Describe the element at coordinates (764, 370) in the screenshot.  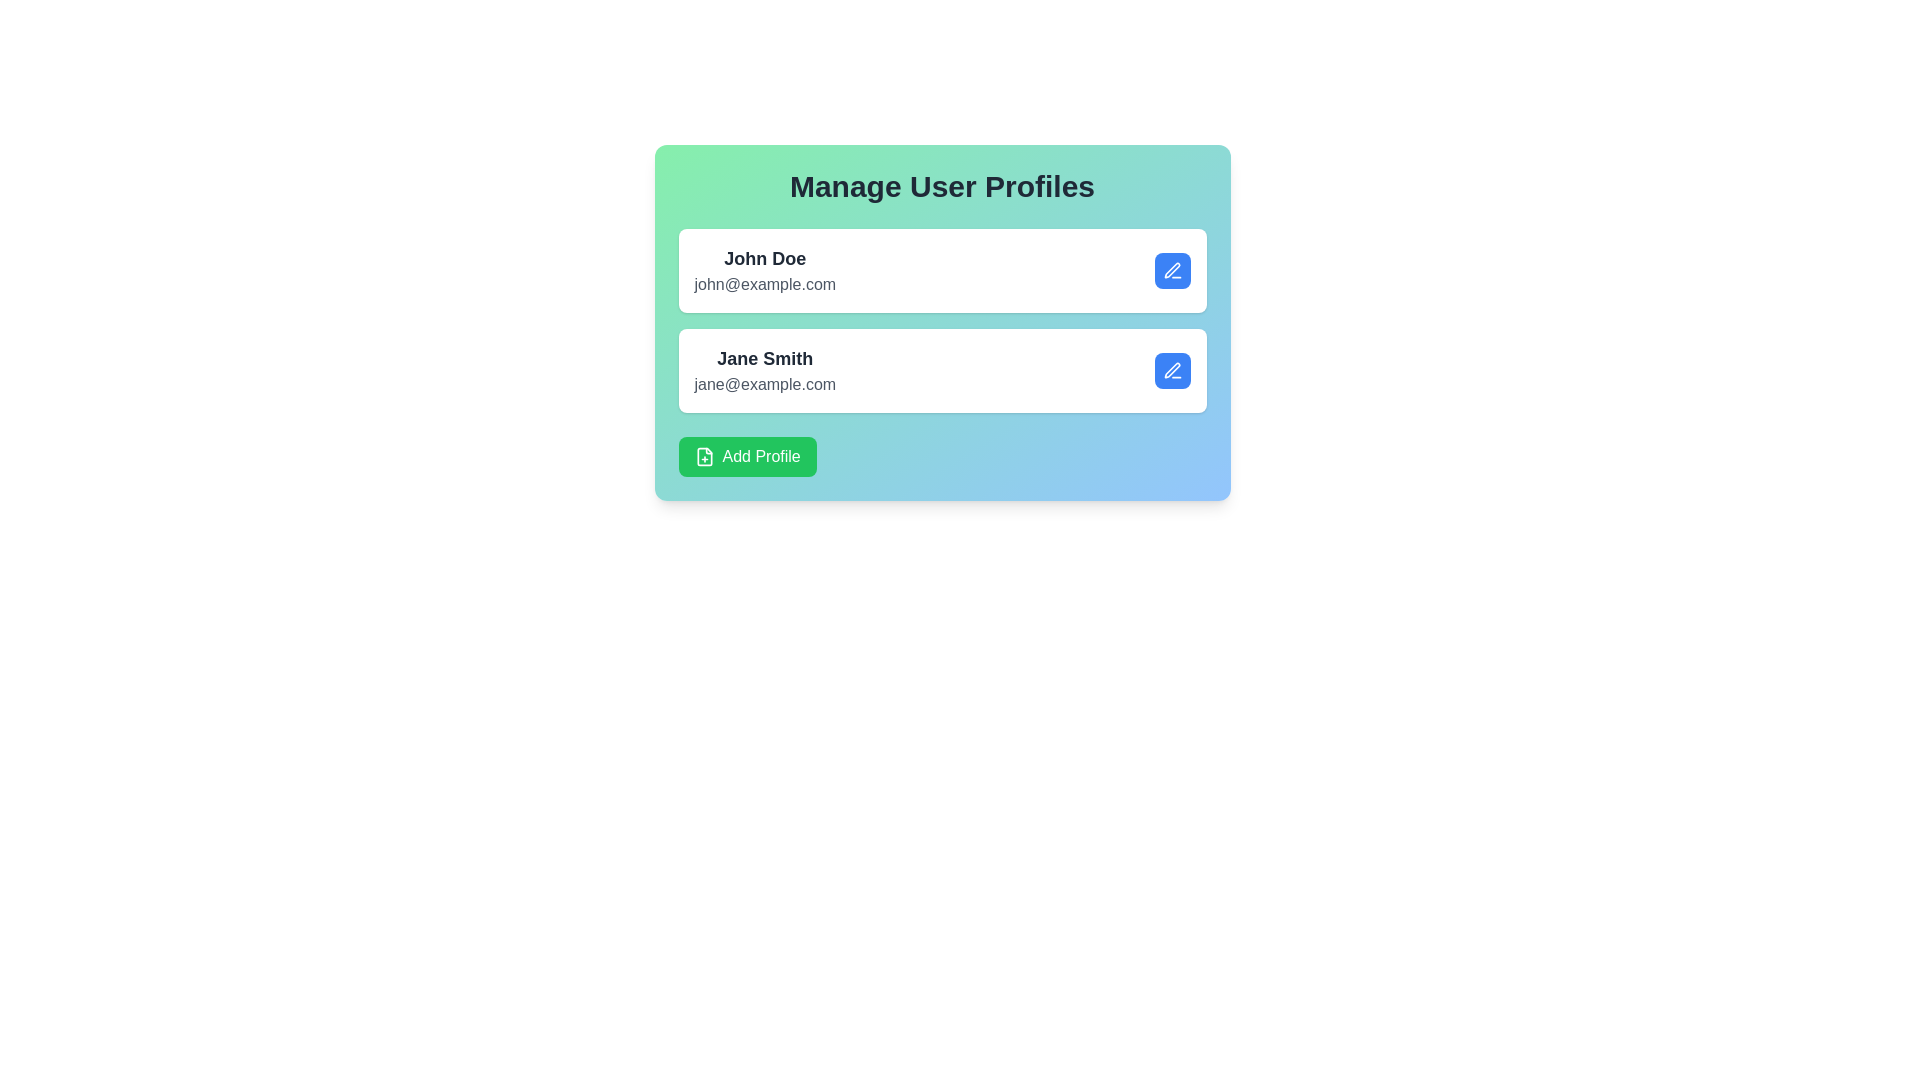
I see `the user profile display element that shows a user's name and email, located as the second entry in a vertical list of user profiles` at that location.